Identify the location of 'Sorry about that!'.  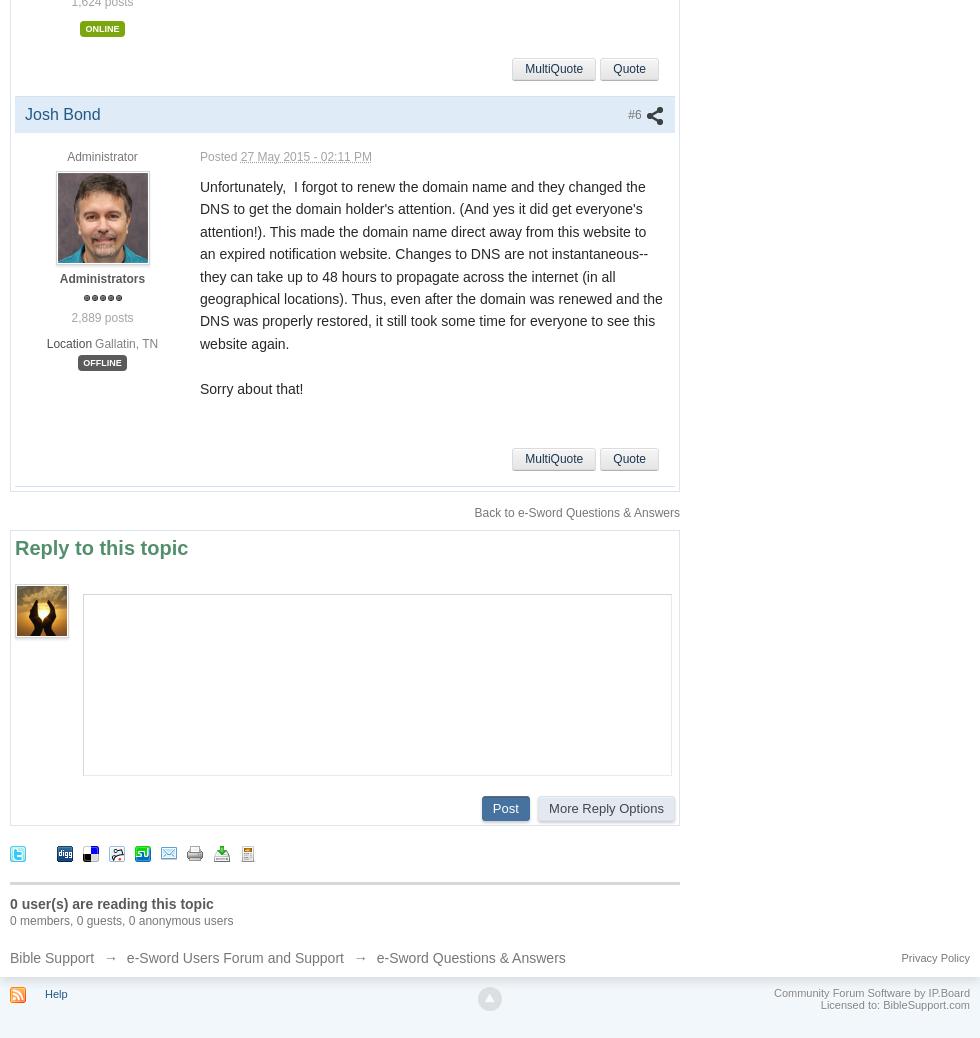
(251, 388).